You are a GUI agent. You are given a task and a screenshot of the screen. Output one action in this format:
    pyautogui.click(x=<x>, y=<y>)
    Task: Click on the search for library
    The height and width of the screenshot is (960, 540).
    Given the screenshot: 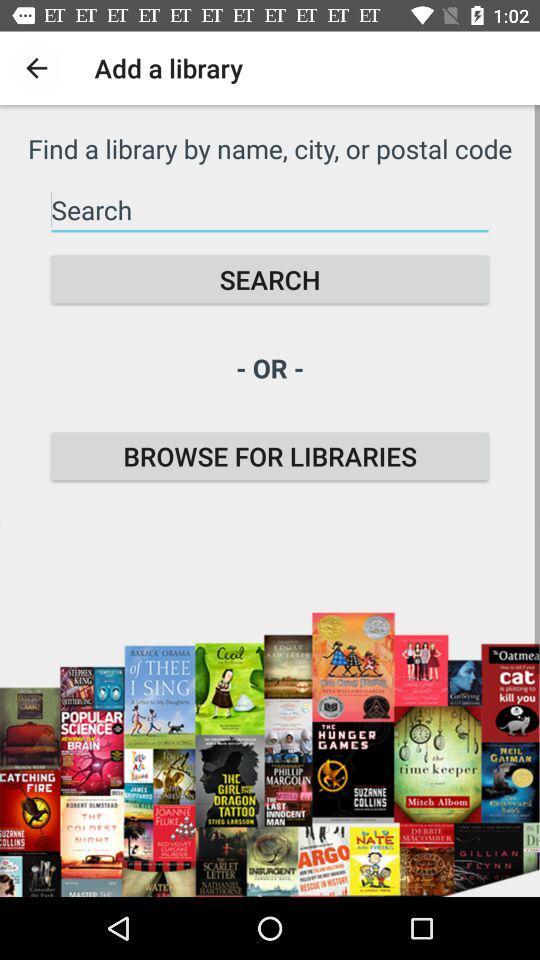 What is the action you would take?
    pyautogui.click(x=270, y=210)
    